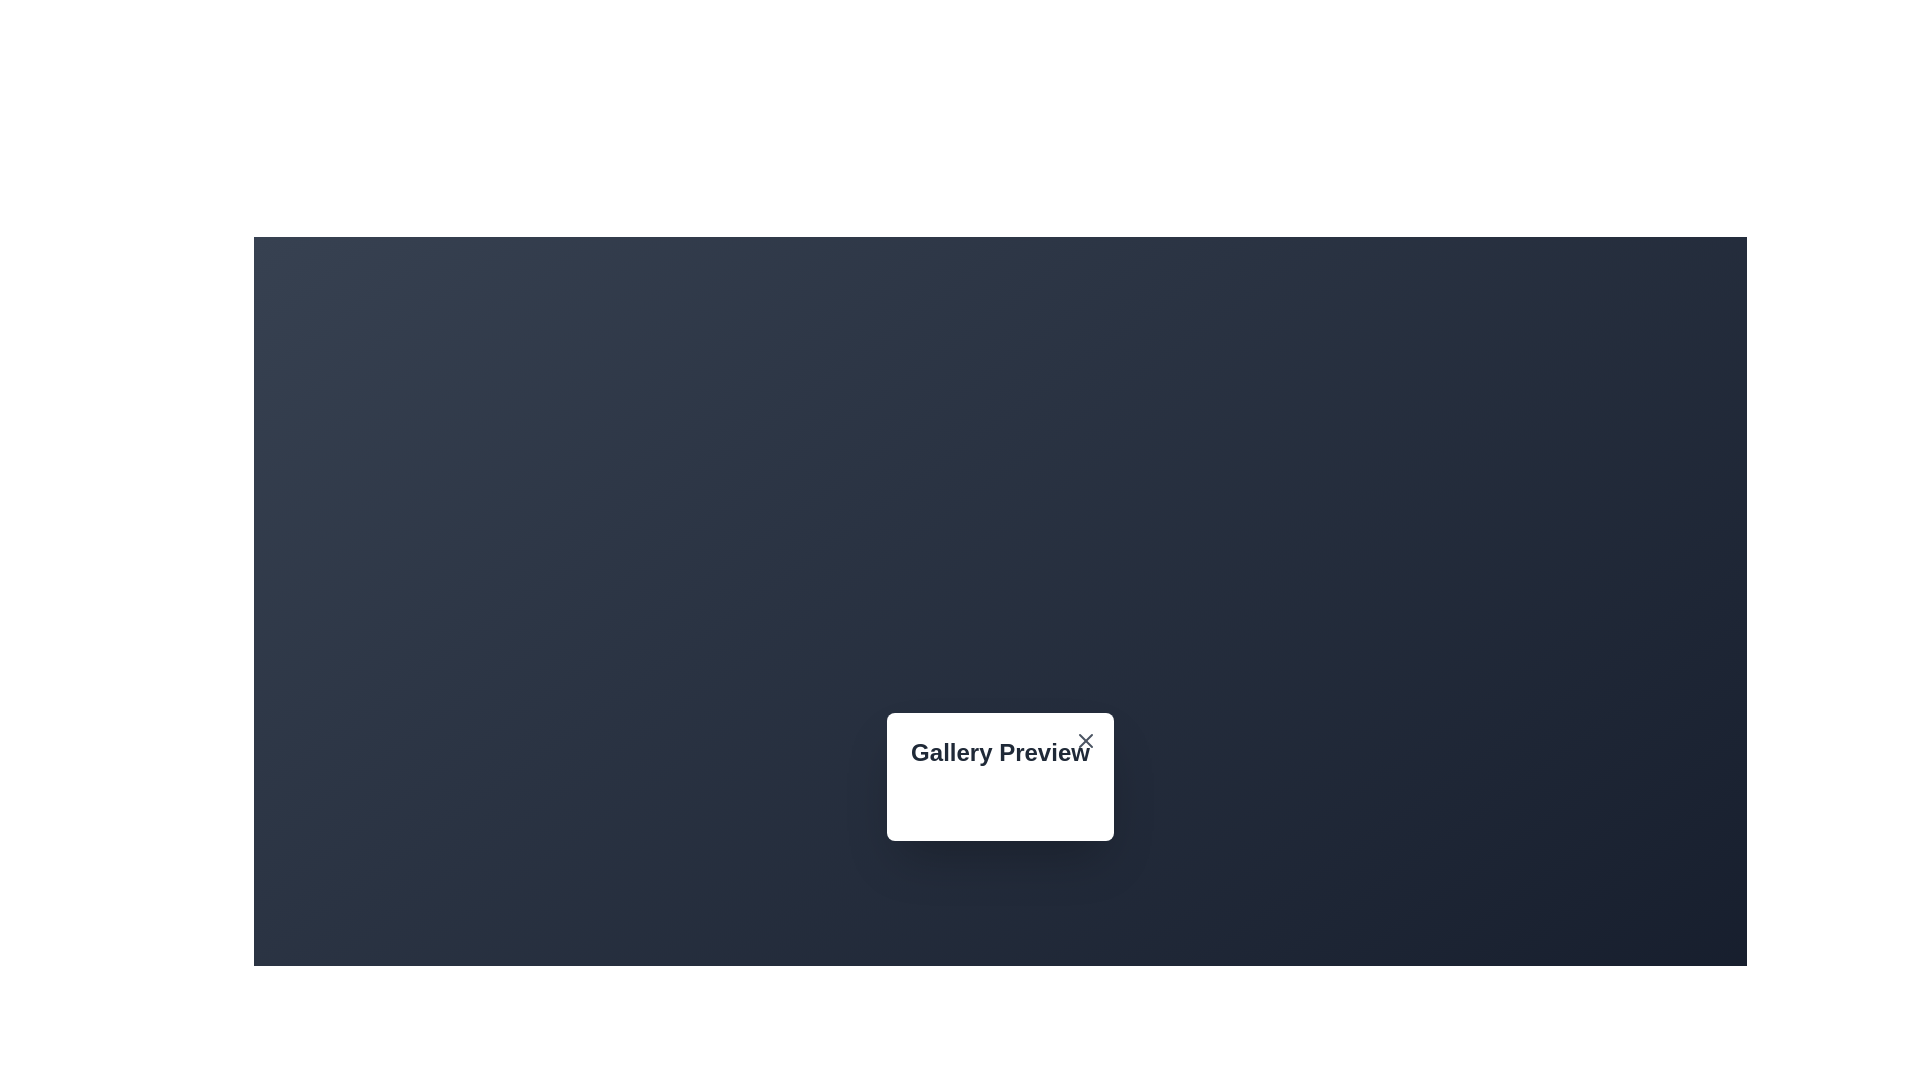  Describe the element at coordinates (1084, 740) in the screenshot. I see `the close button to close the gallery dialog` at that location.